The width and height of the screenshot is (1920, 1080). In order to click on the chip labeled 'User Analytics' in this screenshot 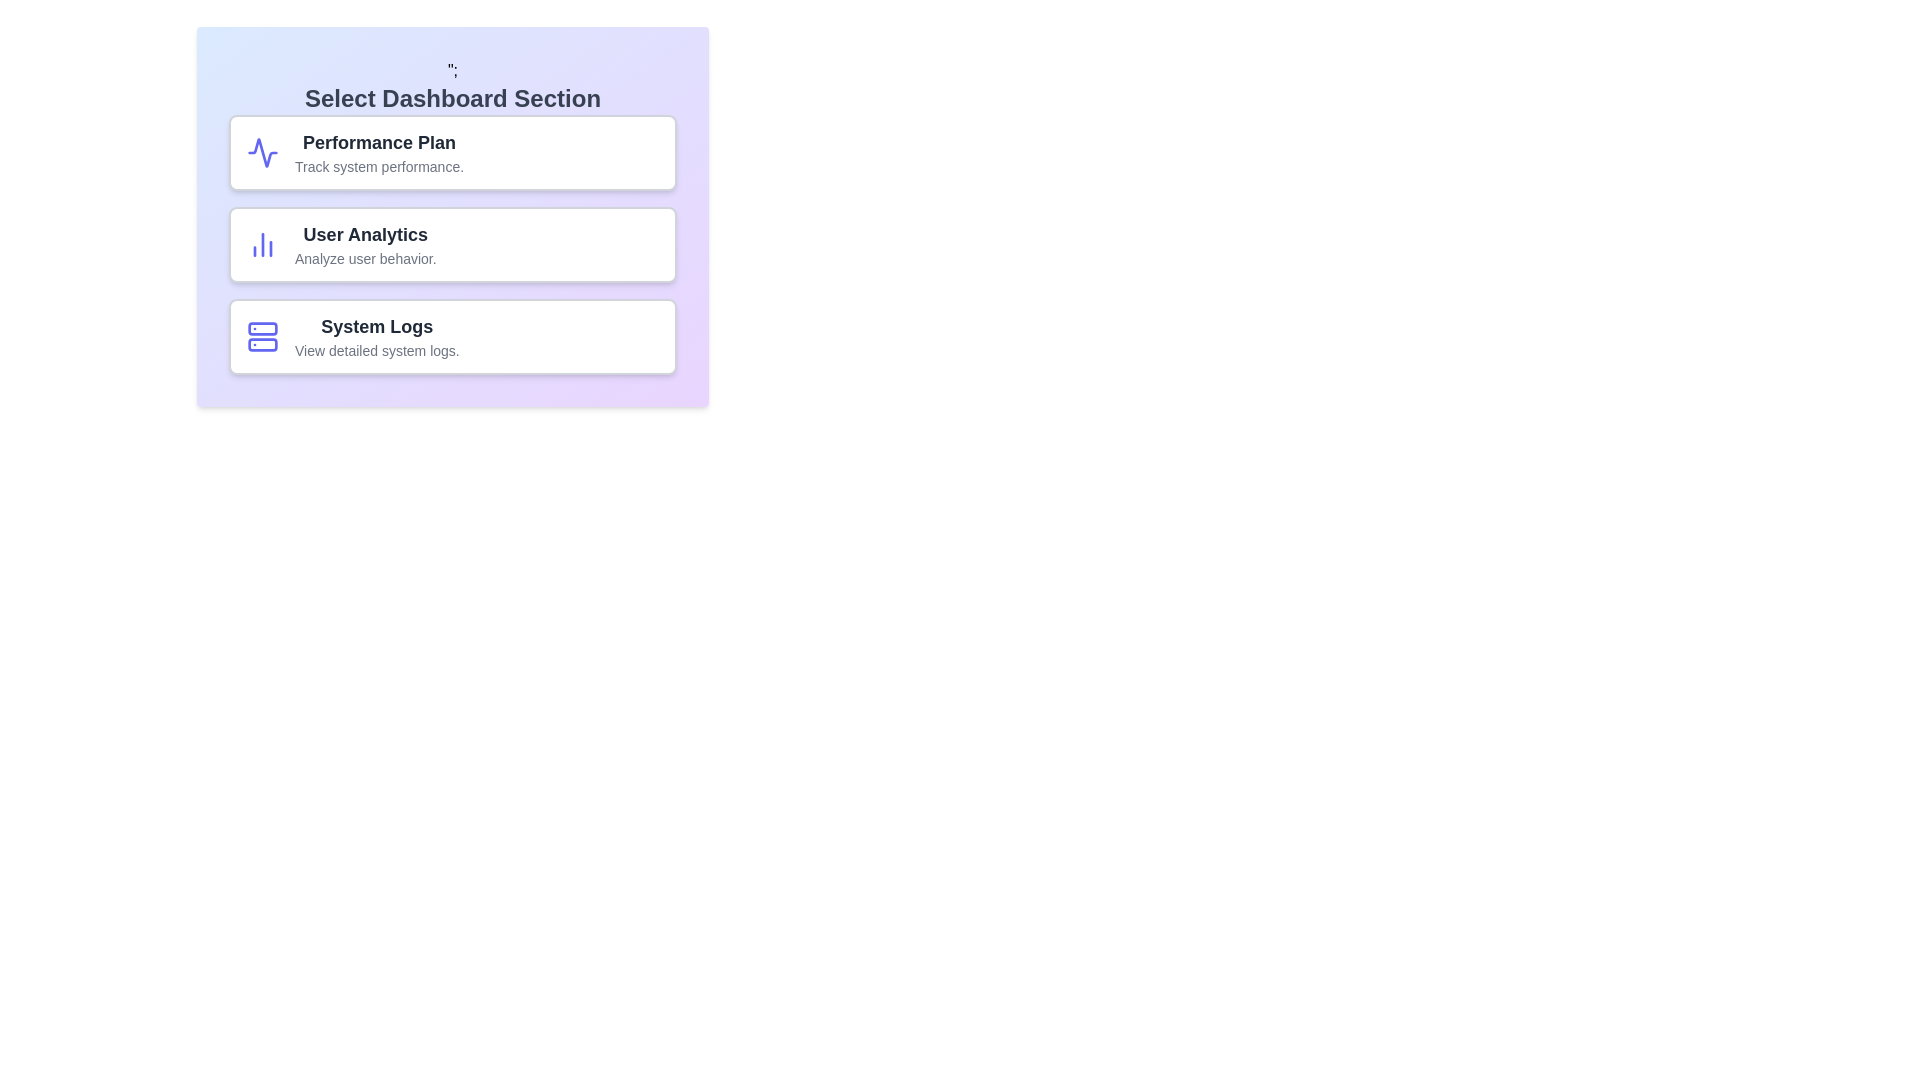, I will do `click(451, 244)`.